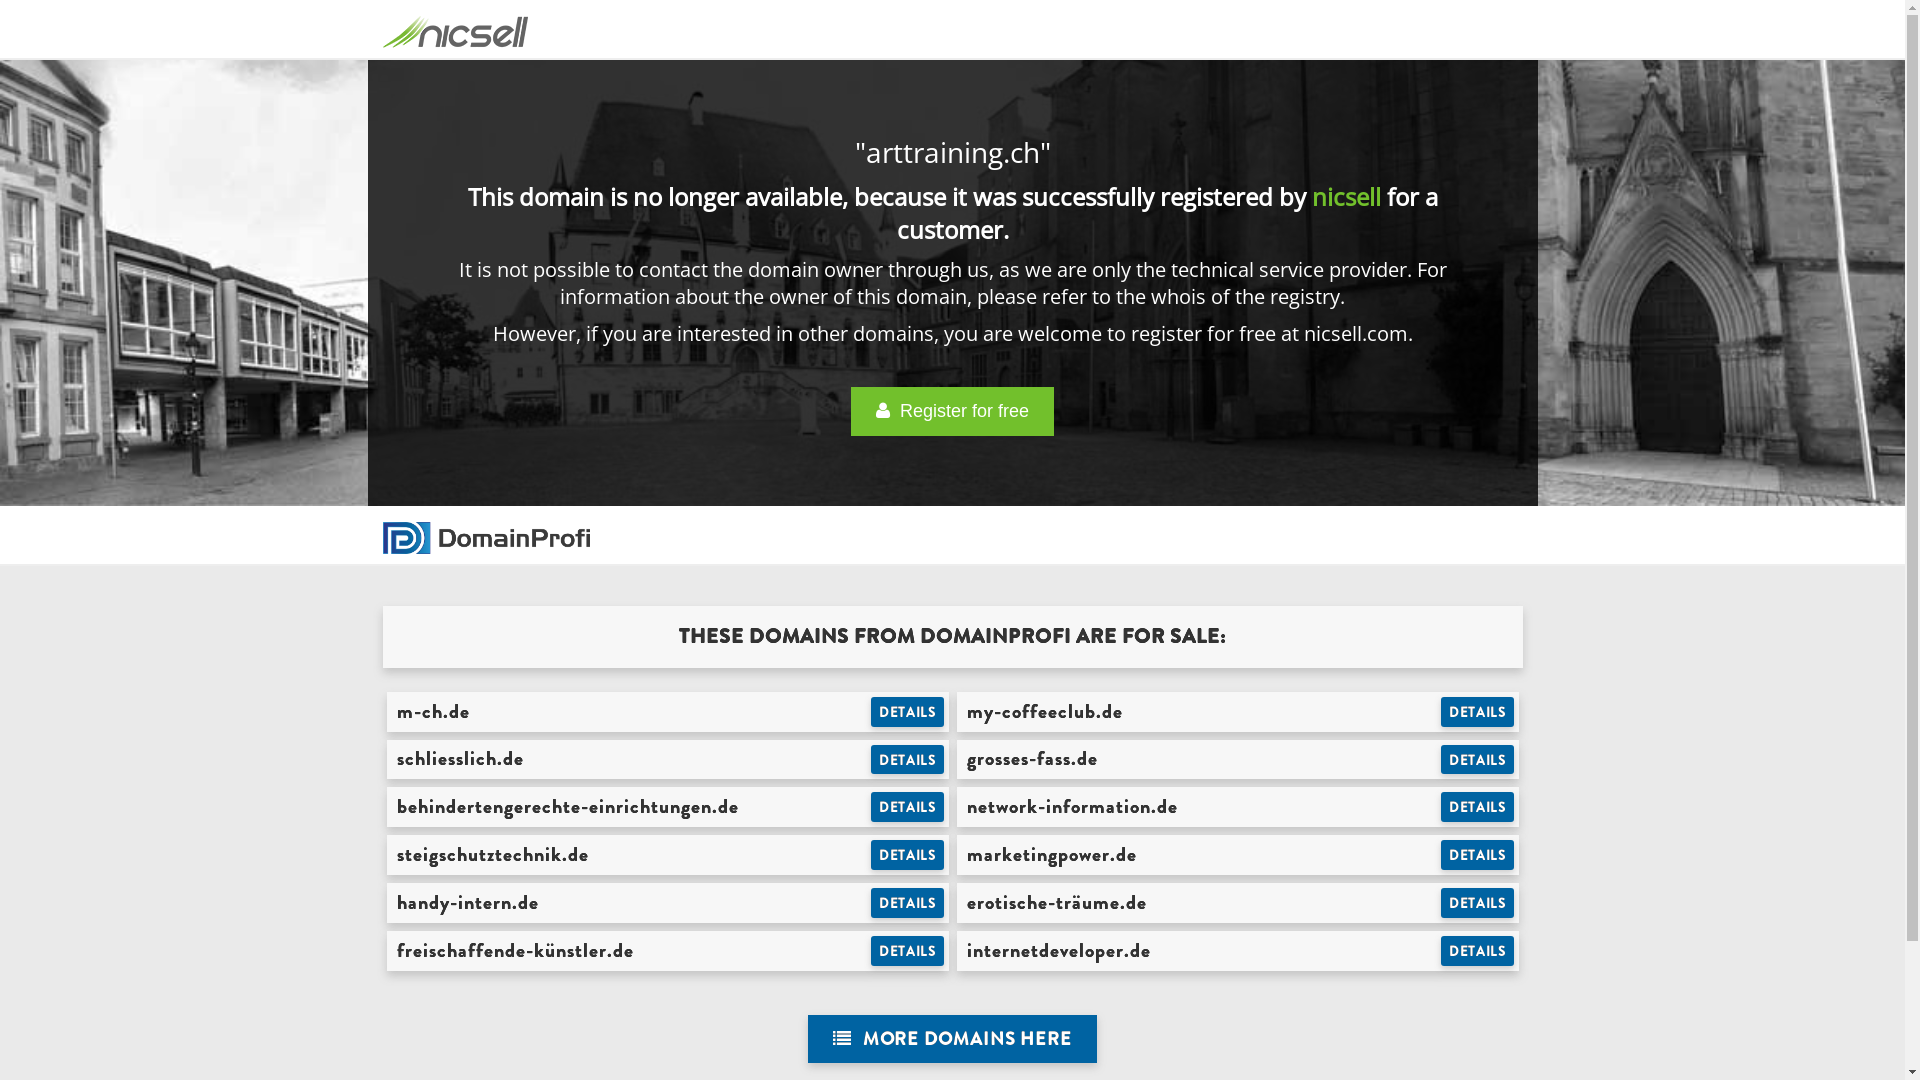 This screenshot has height=1080, width=1920. I want to click on 'DETAILS', so click(1477, 759).